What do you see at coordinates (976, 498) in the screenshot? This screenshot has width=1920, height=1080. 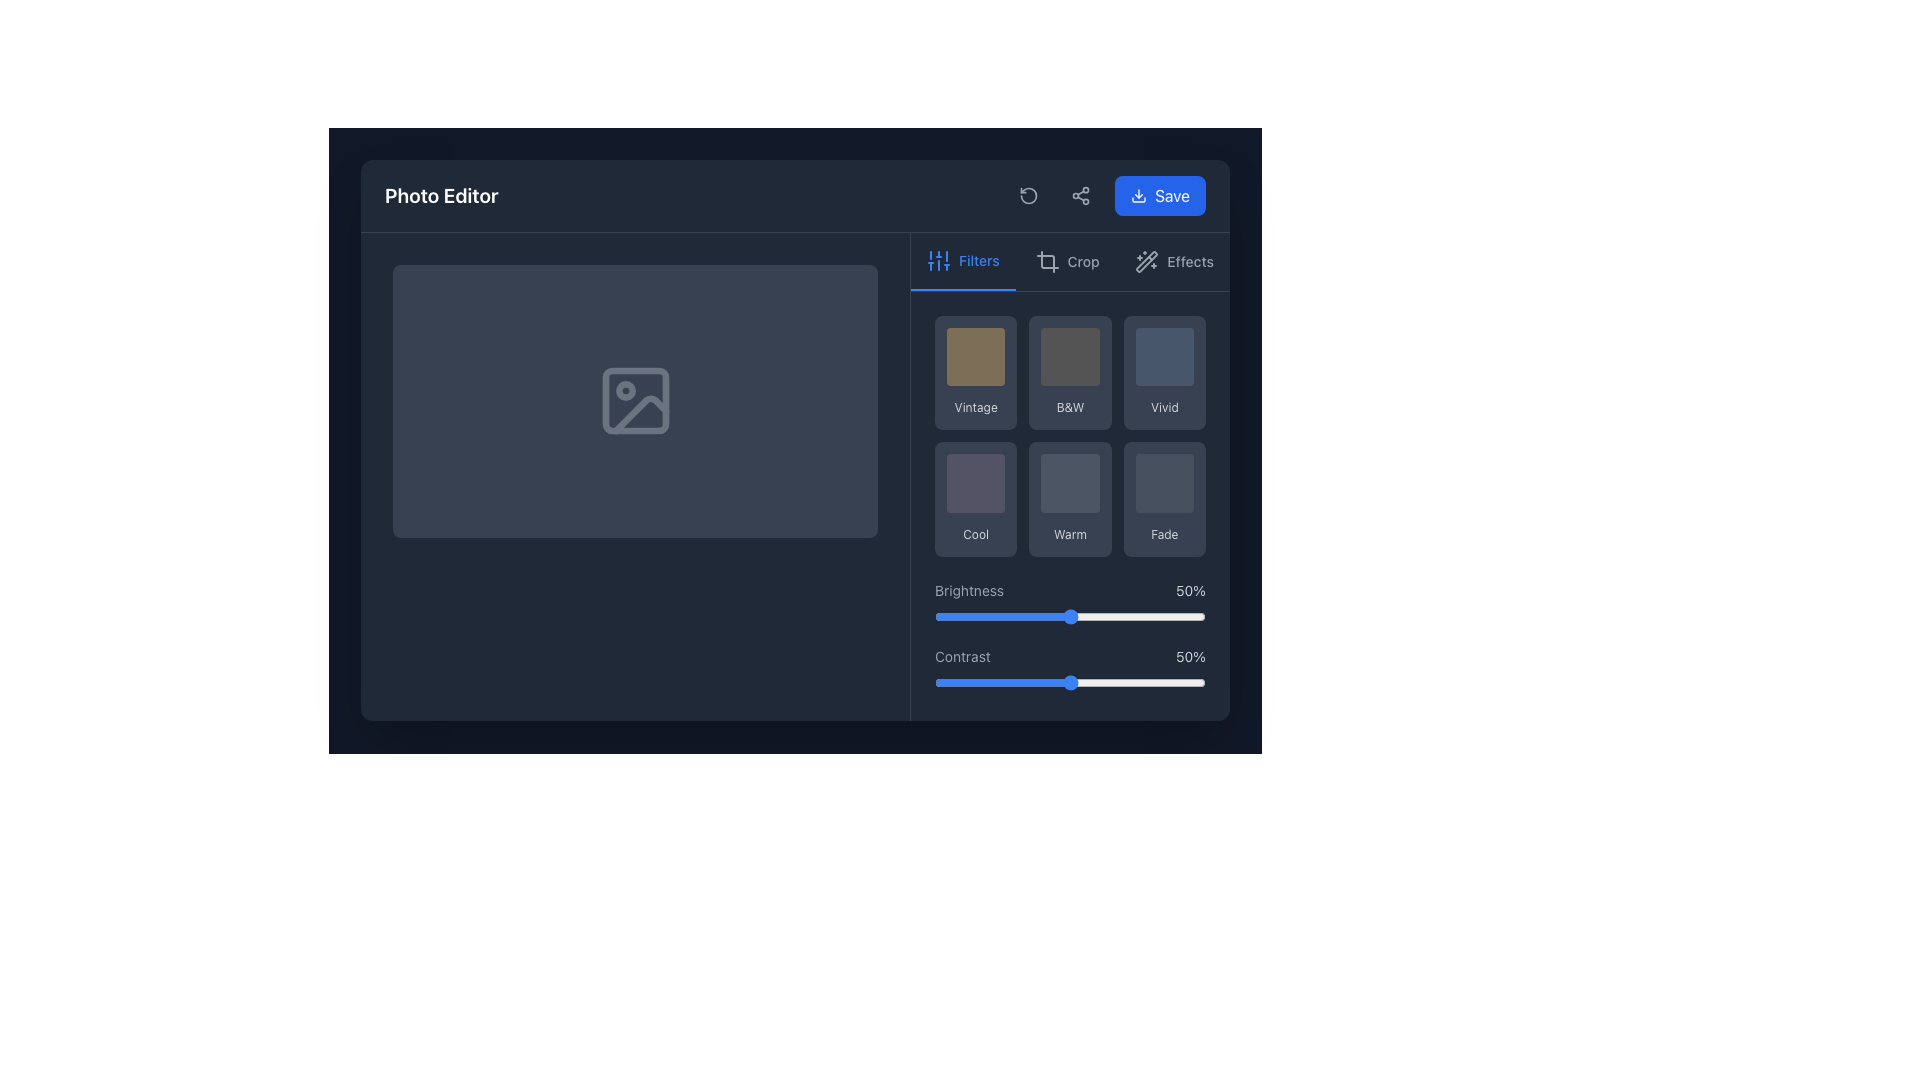 I see `the 'Cool' button with a dark gray background and rounded corners in the Filters section to apply the filter` at bounding box center [976, 498].